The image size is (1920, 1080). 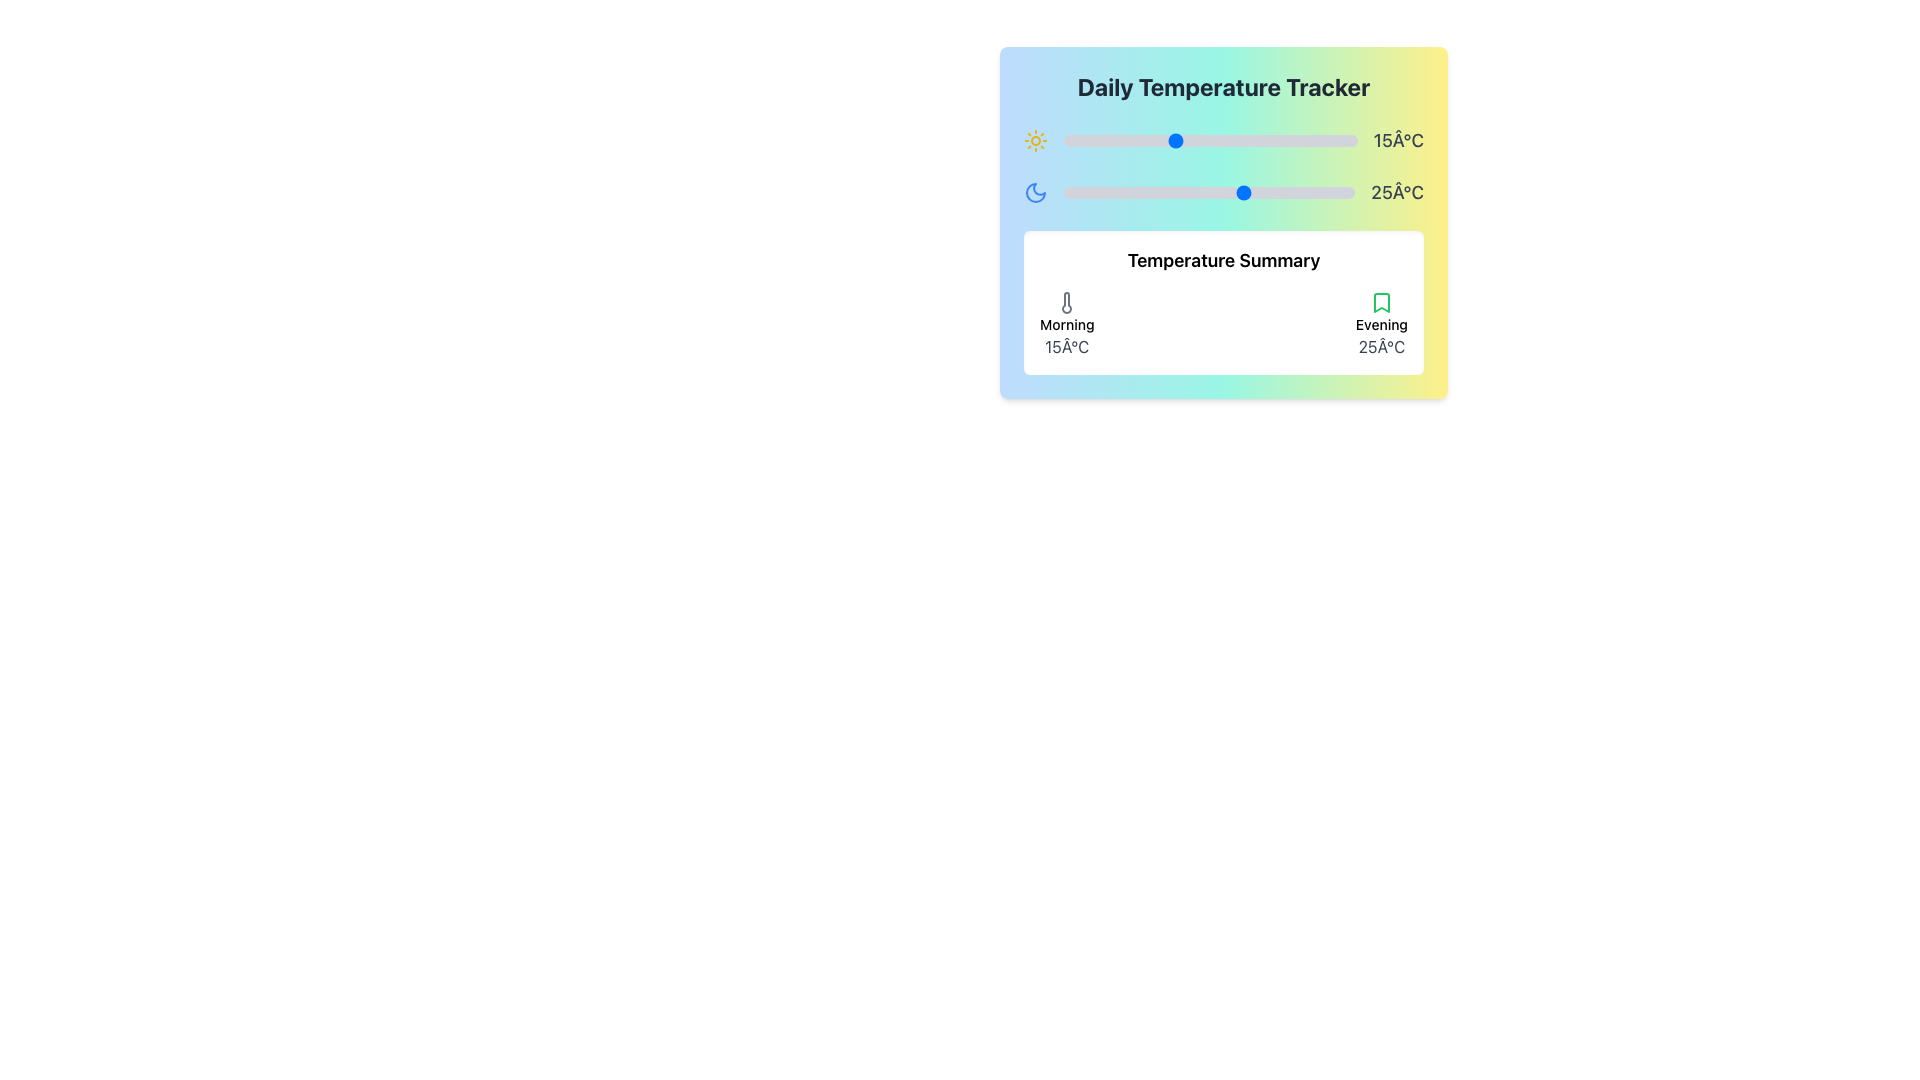 I want to click on the 'Temperature Summary' text label, which is prominently displayed in a bold and large font within a white rounded rectangle on a gradient background, so click(x=1223, y=260).